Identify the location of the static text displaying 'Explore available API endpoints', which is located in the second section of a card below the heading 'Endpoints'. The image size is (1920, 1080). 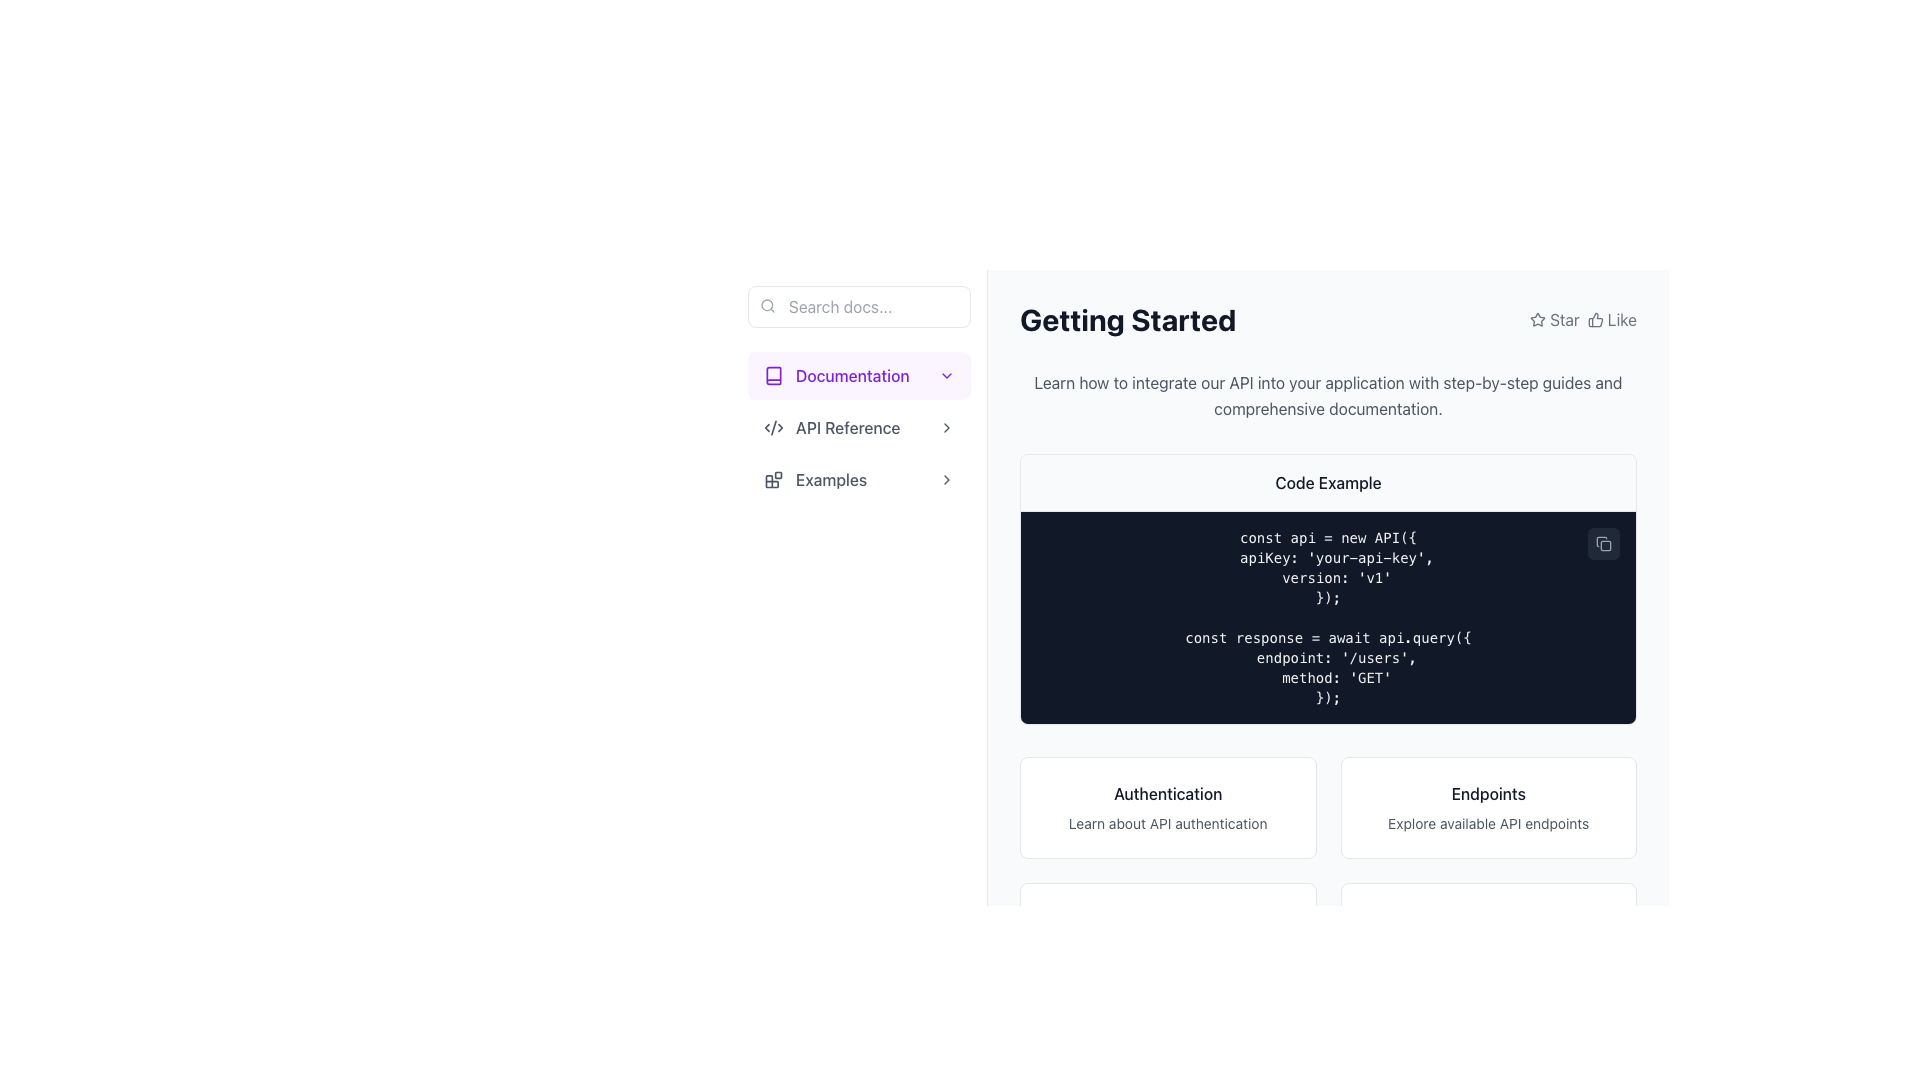
(1488, 824).